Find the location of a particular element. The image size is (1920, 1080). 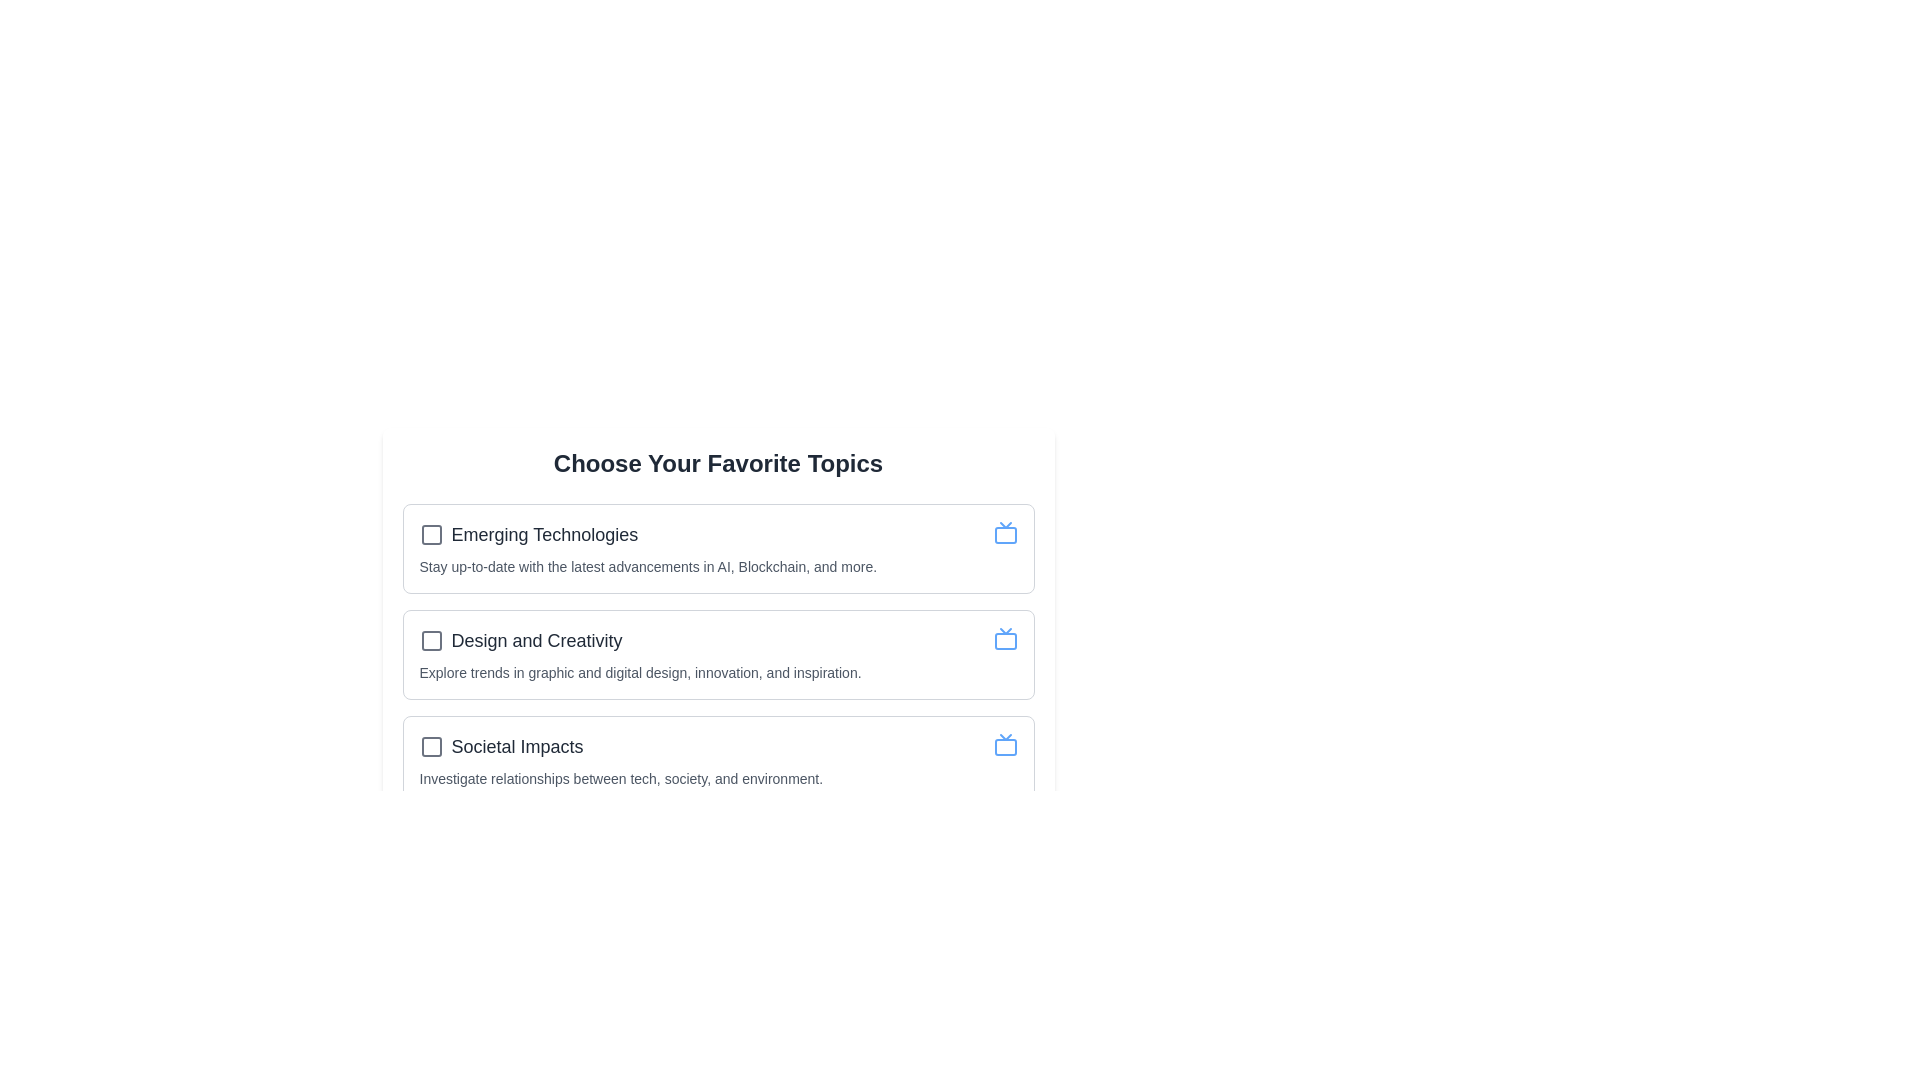

the text label providing additional information about the 'Emerging Technologies' topic, located directly below its header is located at coordinates (648, 567).